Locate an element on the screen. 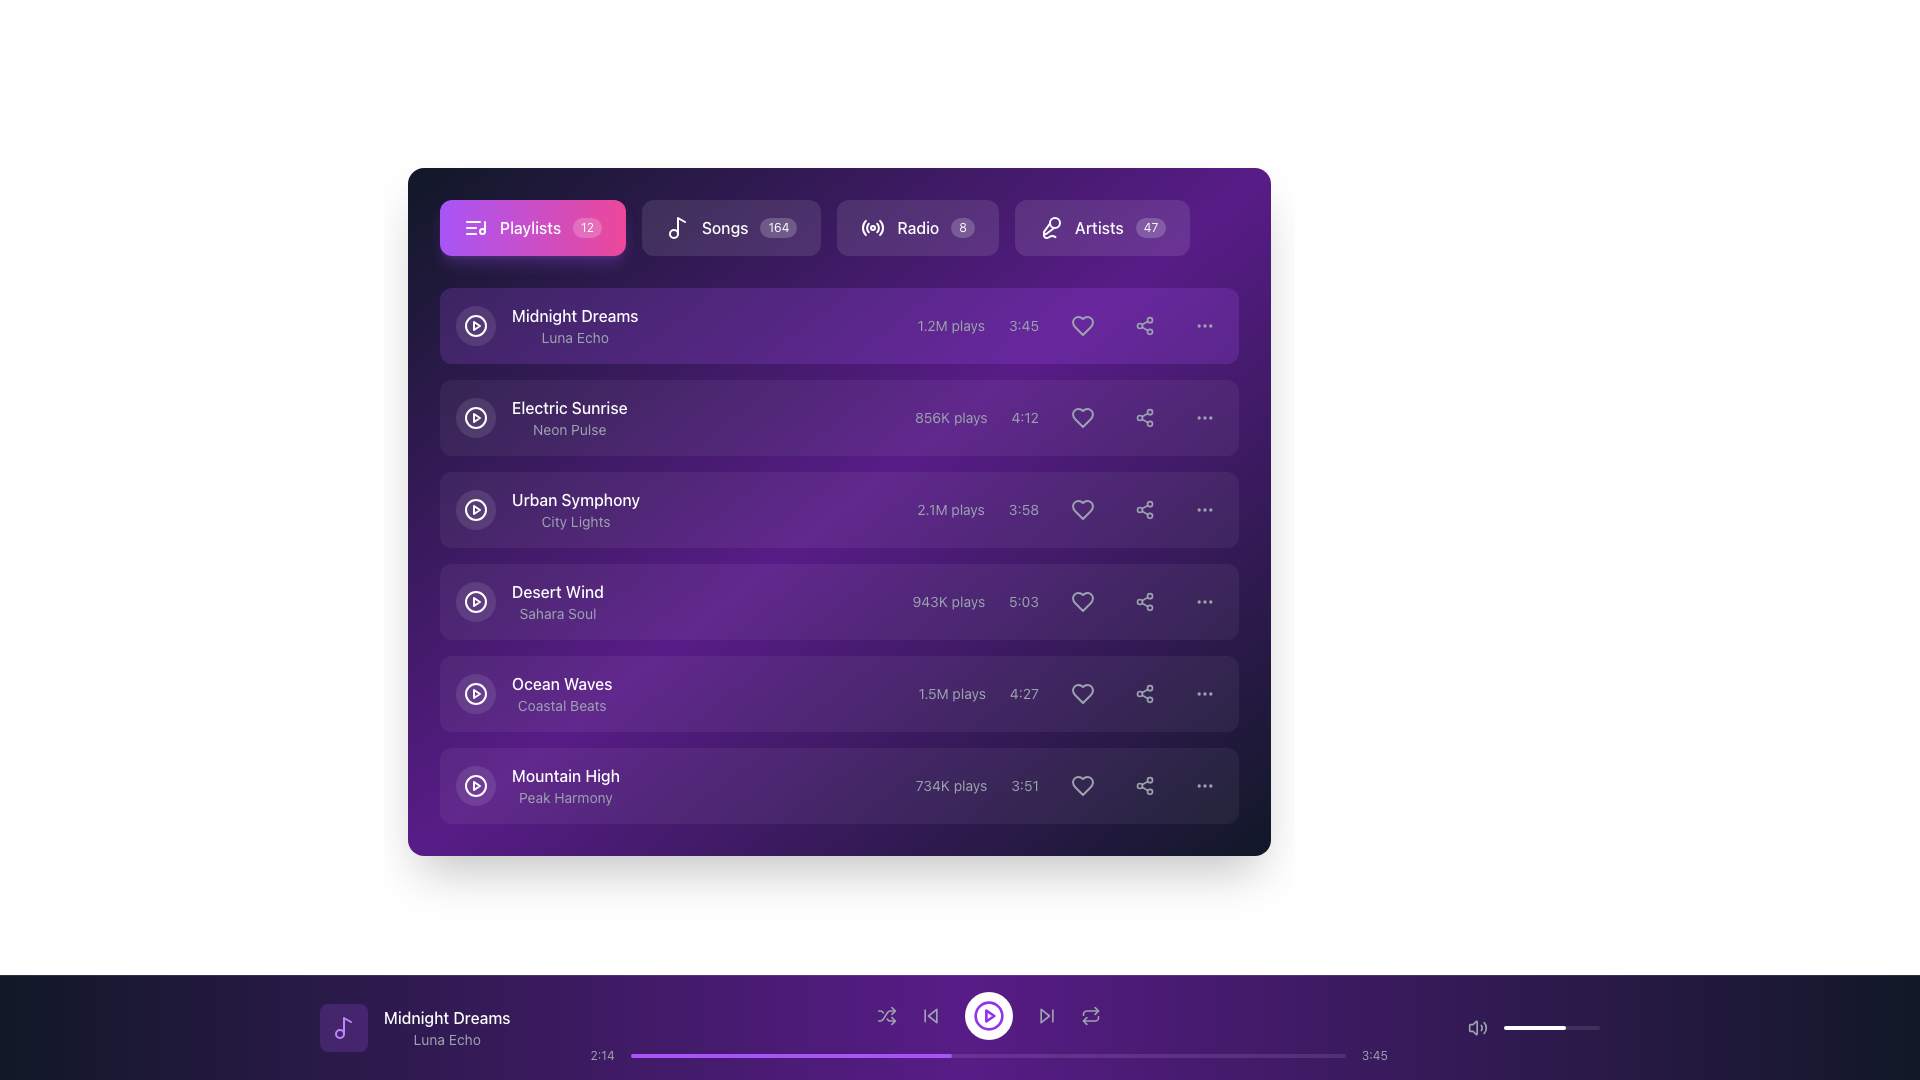 The image size is (1920, 1080). the third list item under the 'Playlists' section that displays 'Urban Symphony' in bold white font and 'City Lights' in gray font is located at coordinates (547, 508).